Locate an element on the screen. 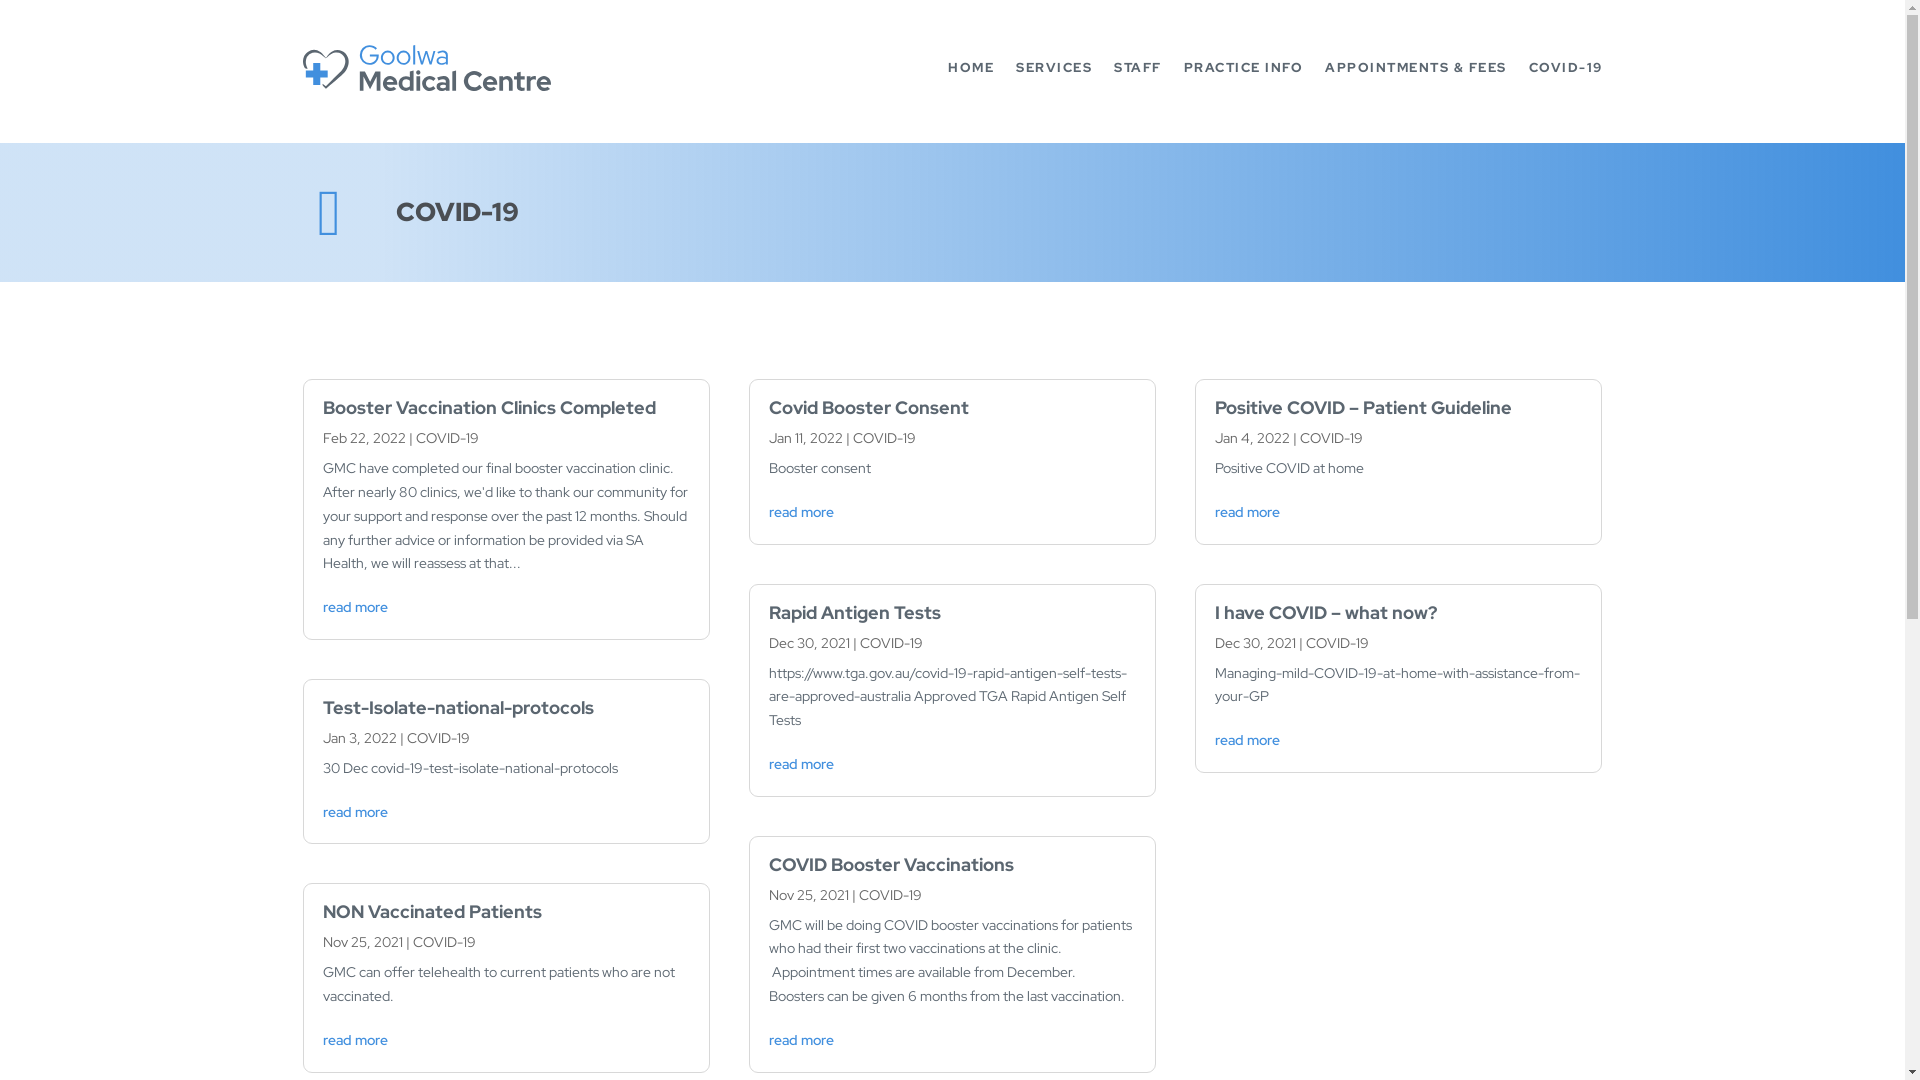 Image resolution: width=1920 pixels, height=1080 pixels. 'COVID-19' is located at coordinates (442, 941).